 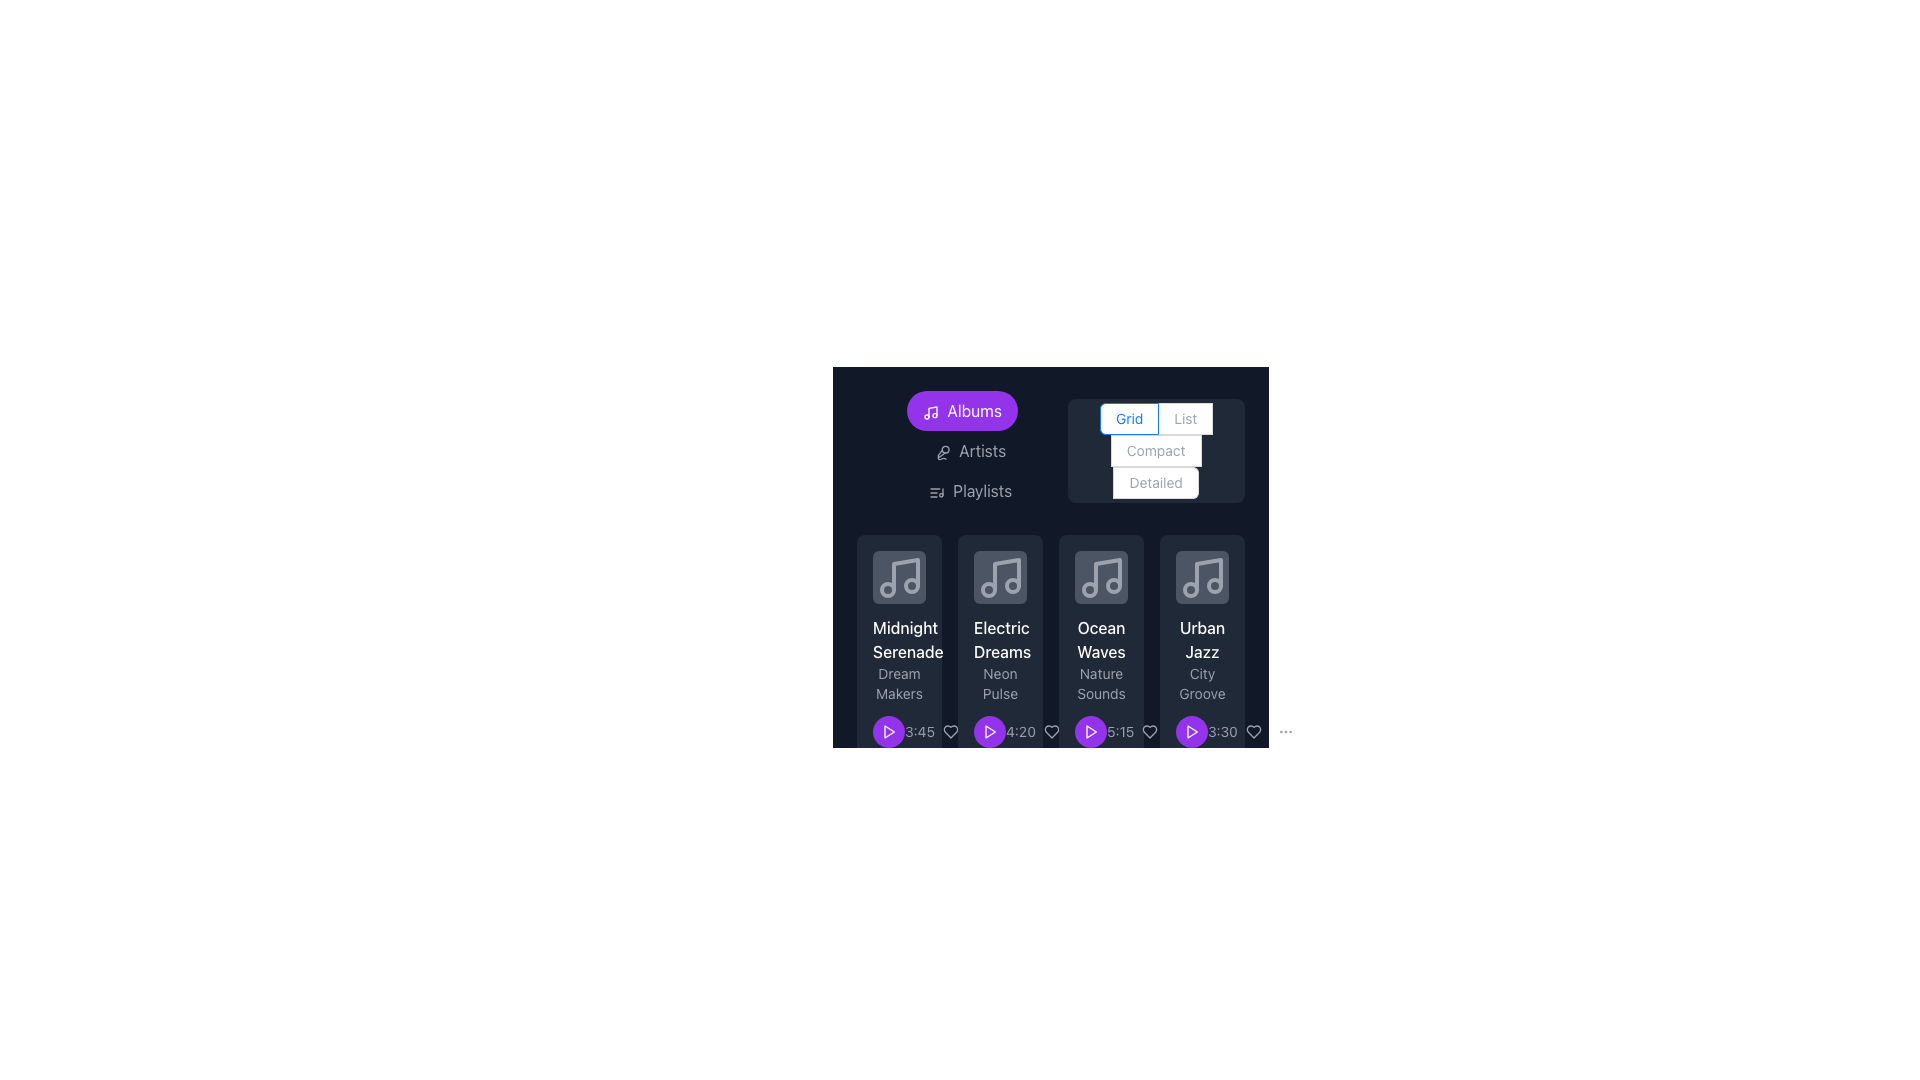 What do you see at coordinates (1150, 732) in the screenshot?
I see `the 'like' or 'favorite' icon for the song 'Ocean Waves' located in the third card of the row` at bounding box center [1150, 732].